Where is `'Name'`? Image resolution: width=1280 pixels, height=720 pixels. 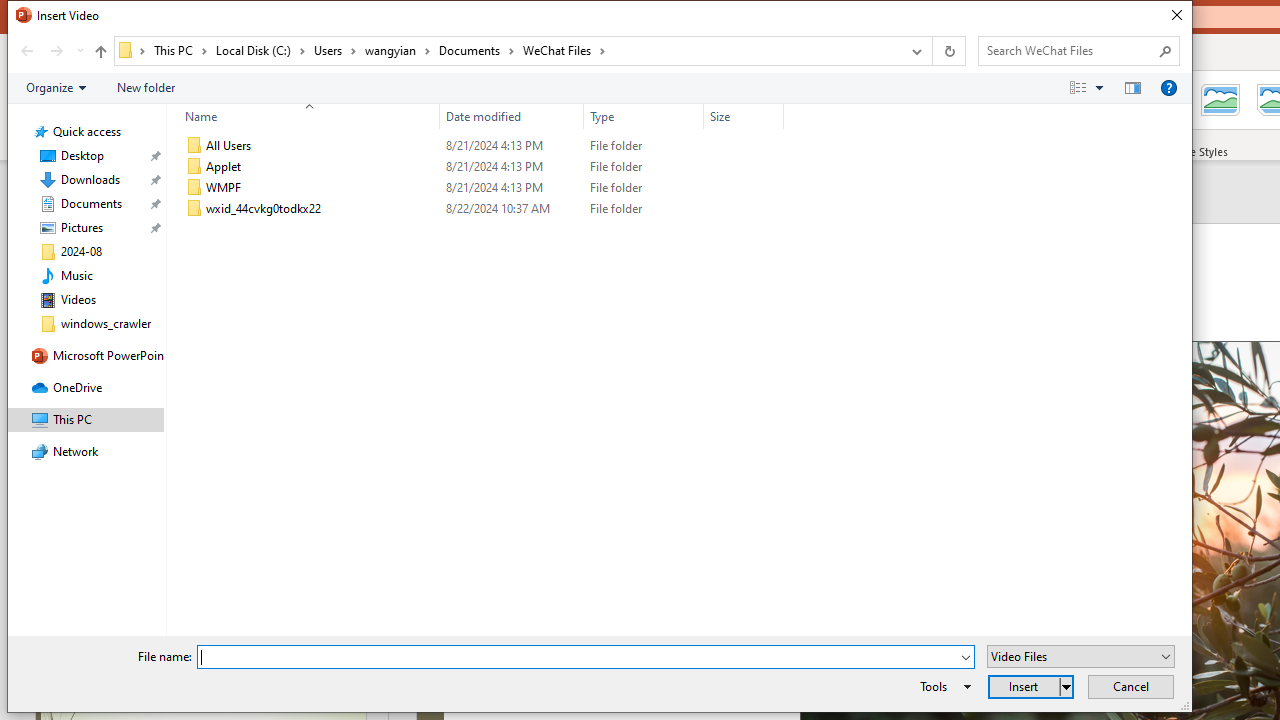 'Name' is located at coordinates (303, 116).